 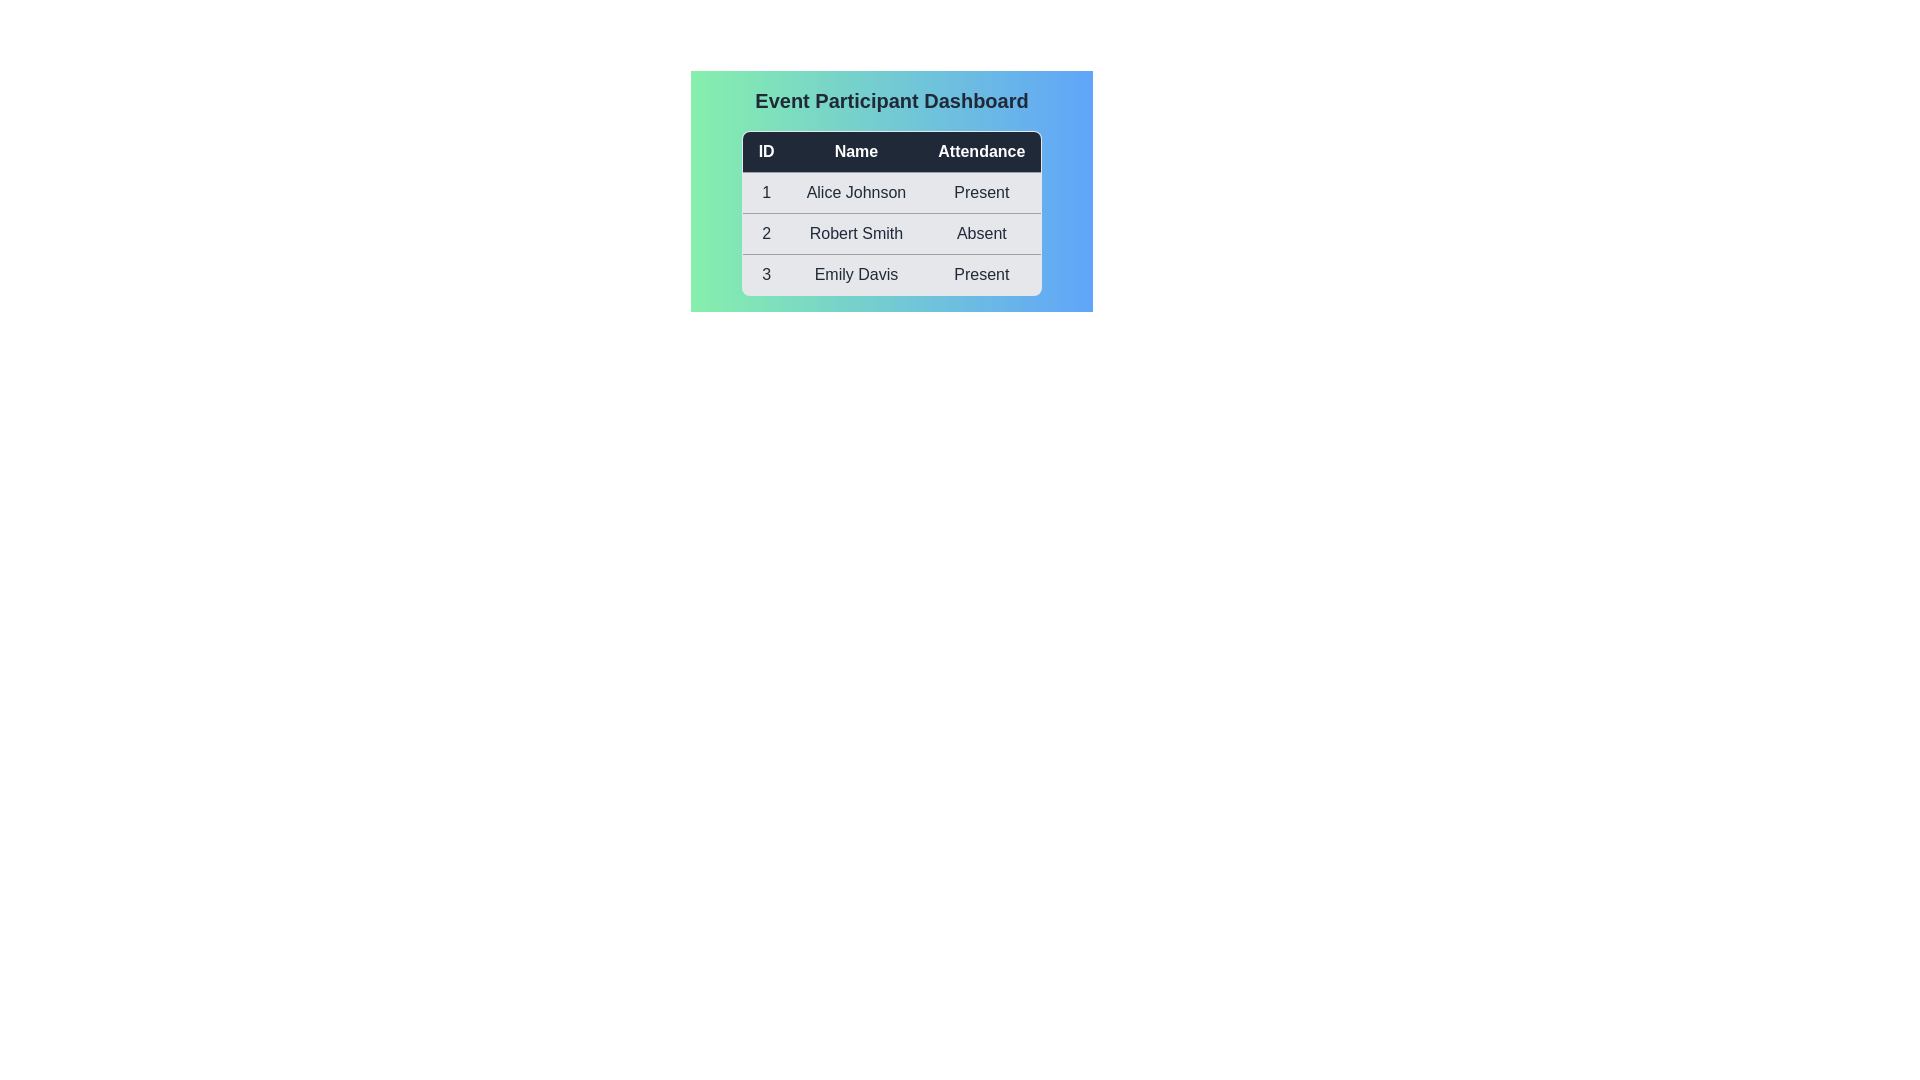 What do you see at coordinates (765, 233) in the screenshot?
I see `the numerical label '2' in the first cell of the second row under the 'ID' header in the table` at bounding box center [765, 233].